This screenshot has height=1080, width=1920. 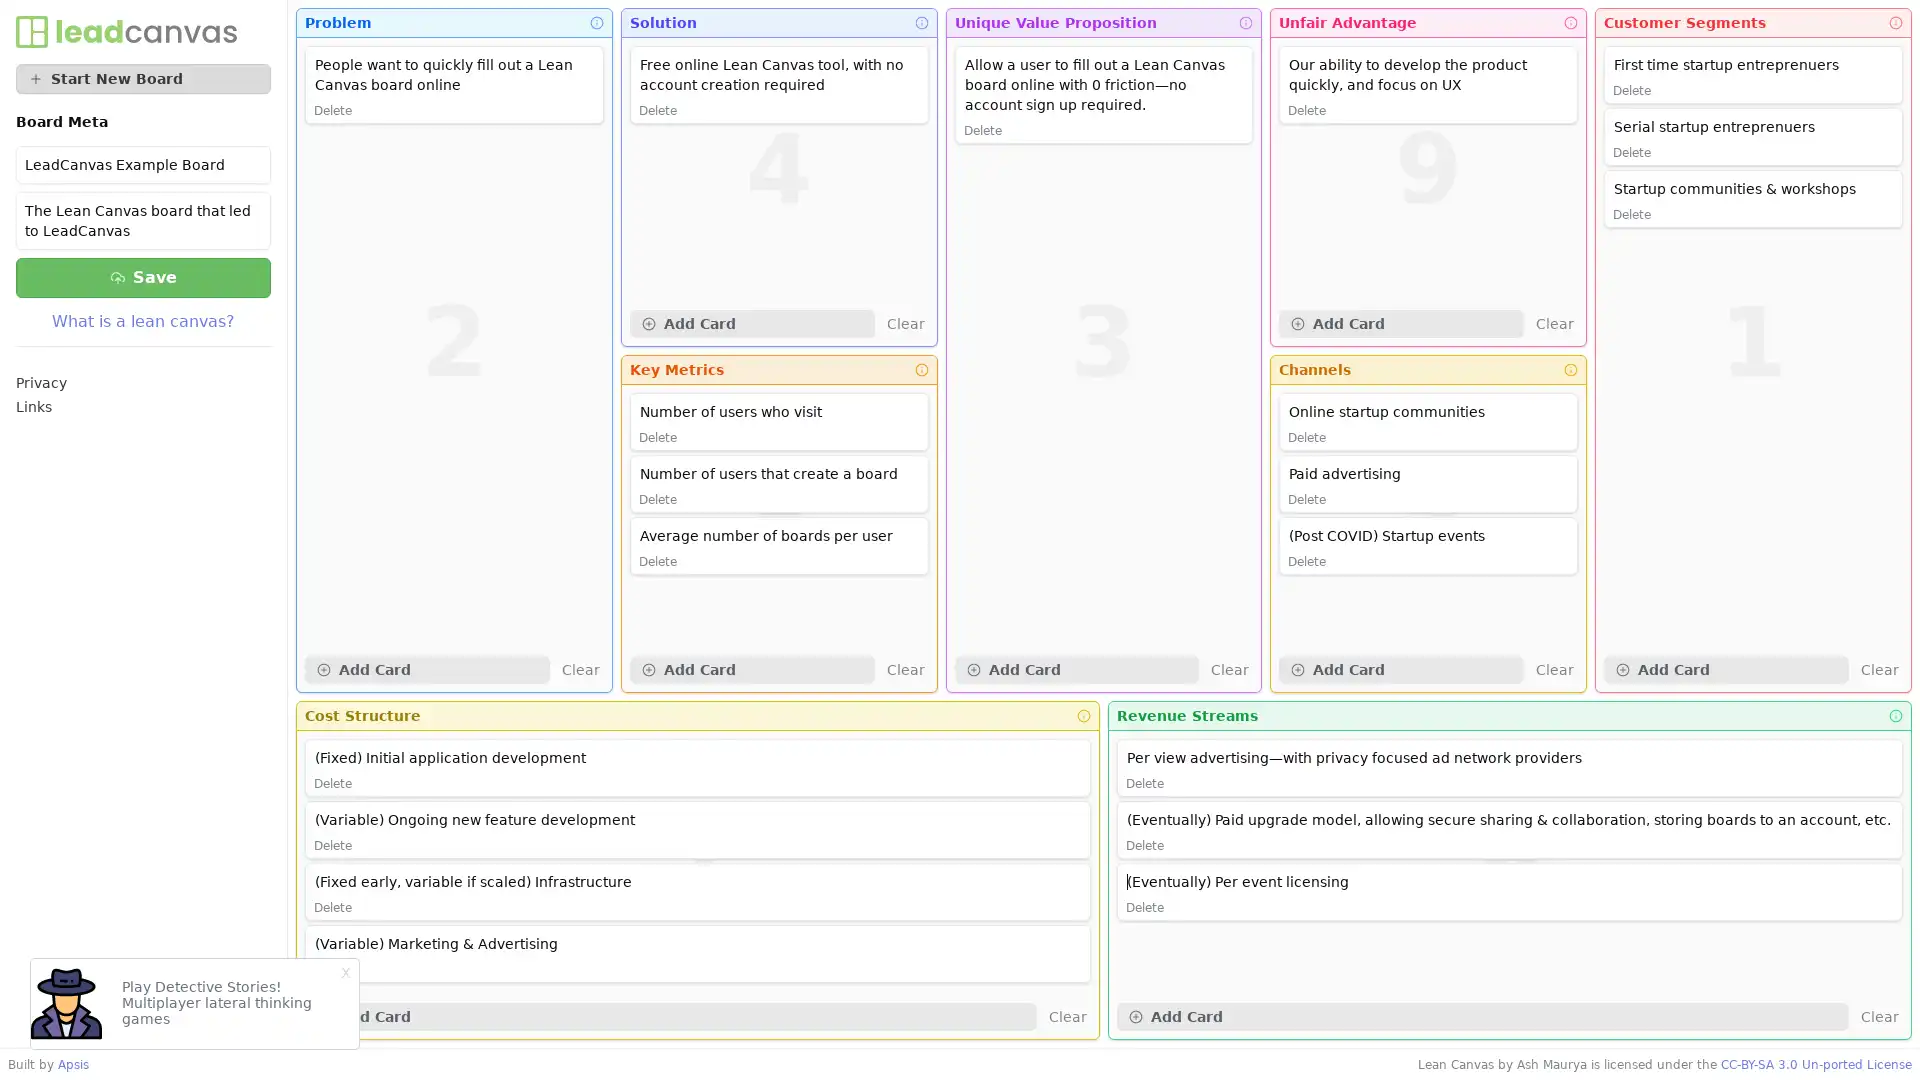 What do you see at coordinates (1306, 111) in the screenshot?
I see `Delete` at bounding box center [1306, 111].